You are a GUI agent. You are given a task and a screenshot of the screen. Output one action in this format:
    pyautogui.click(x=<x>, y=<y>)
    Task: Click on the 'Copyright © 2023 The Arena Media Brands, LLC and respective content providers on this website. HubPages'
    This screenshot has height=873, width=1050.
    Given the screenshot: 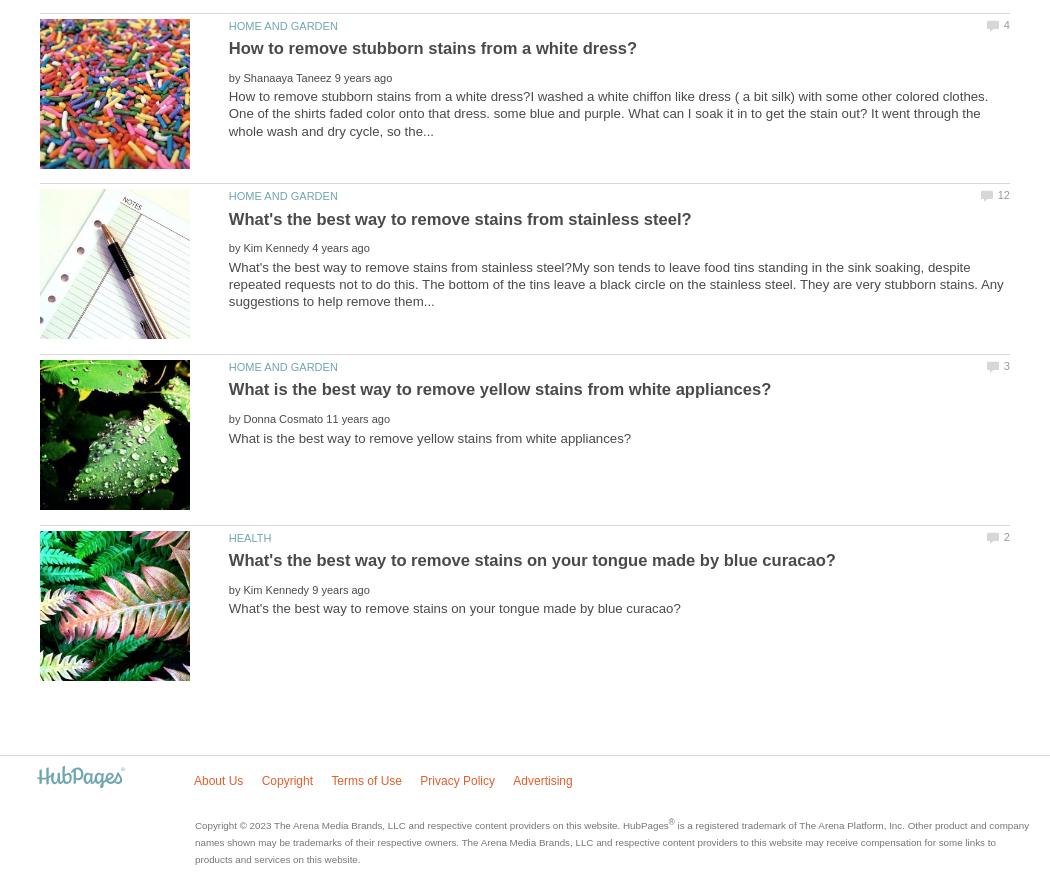 What is the action you would take?
    pyautogui.click(x=430, y=825)
    